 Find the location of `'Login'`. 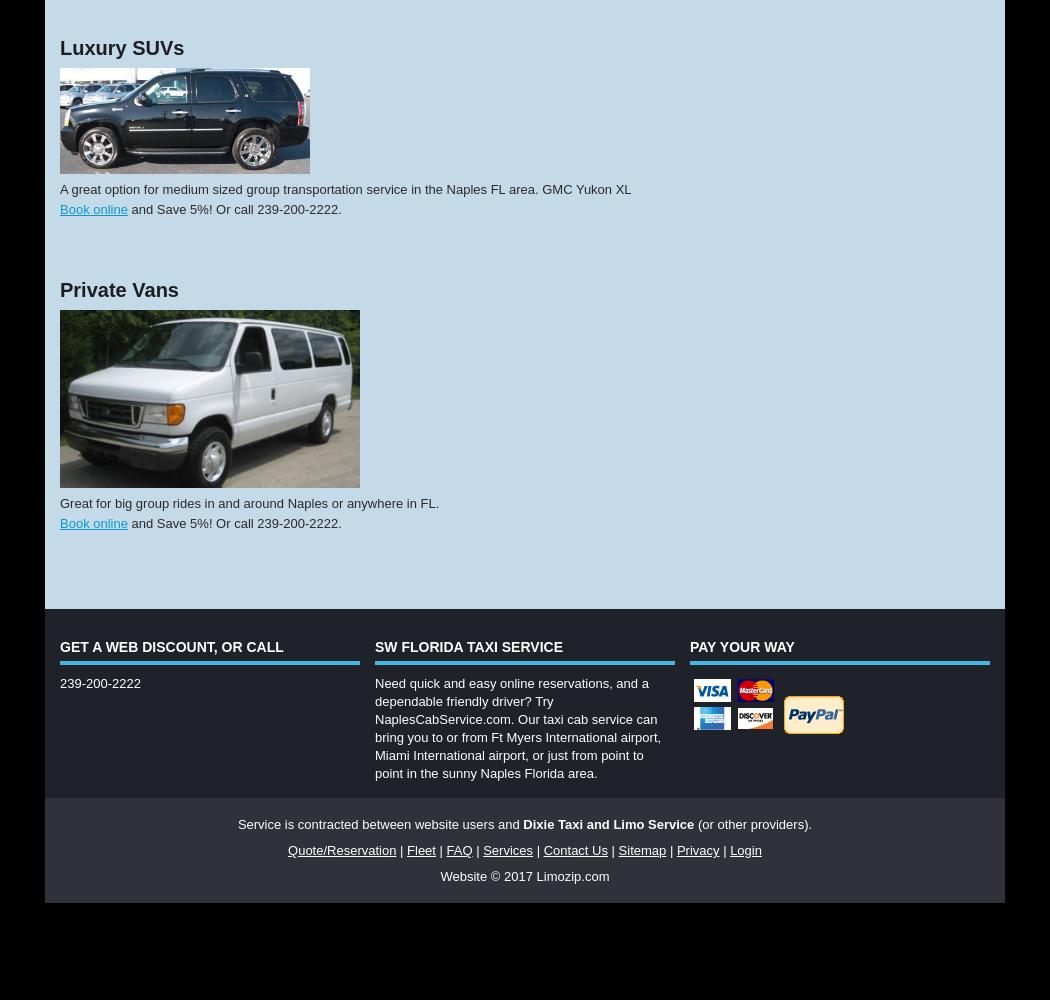

'Login' is located at coordinates (744, 849).